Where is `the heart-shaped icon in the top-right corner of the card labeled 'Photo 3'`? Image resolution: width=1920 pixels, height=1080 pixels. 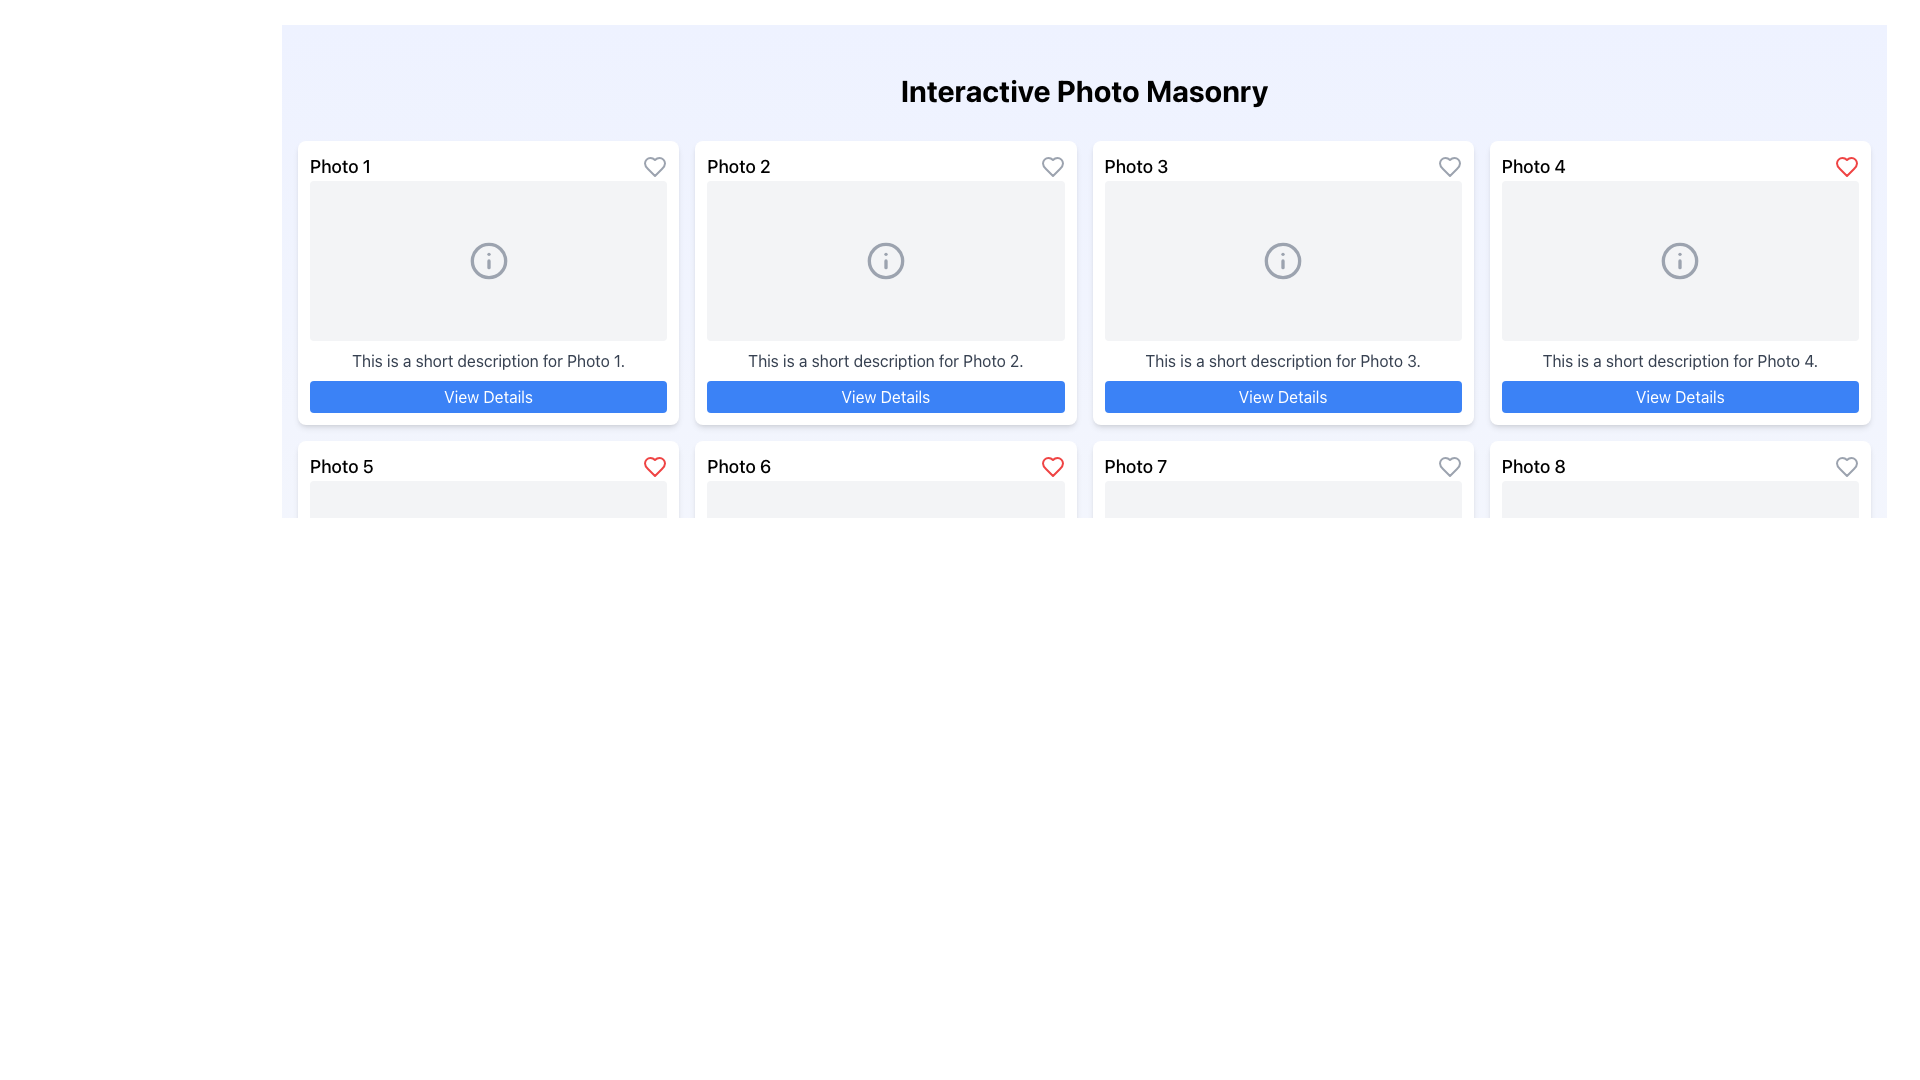
the heart-shaped icon in the top-right corner of the card labeled 'Photo 3' is located at coordinates (1449, 165).